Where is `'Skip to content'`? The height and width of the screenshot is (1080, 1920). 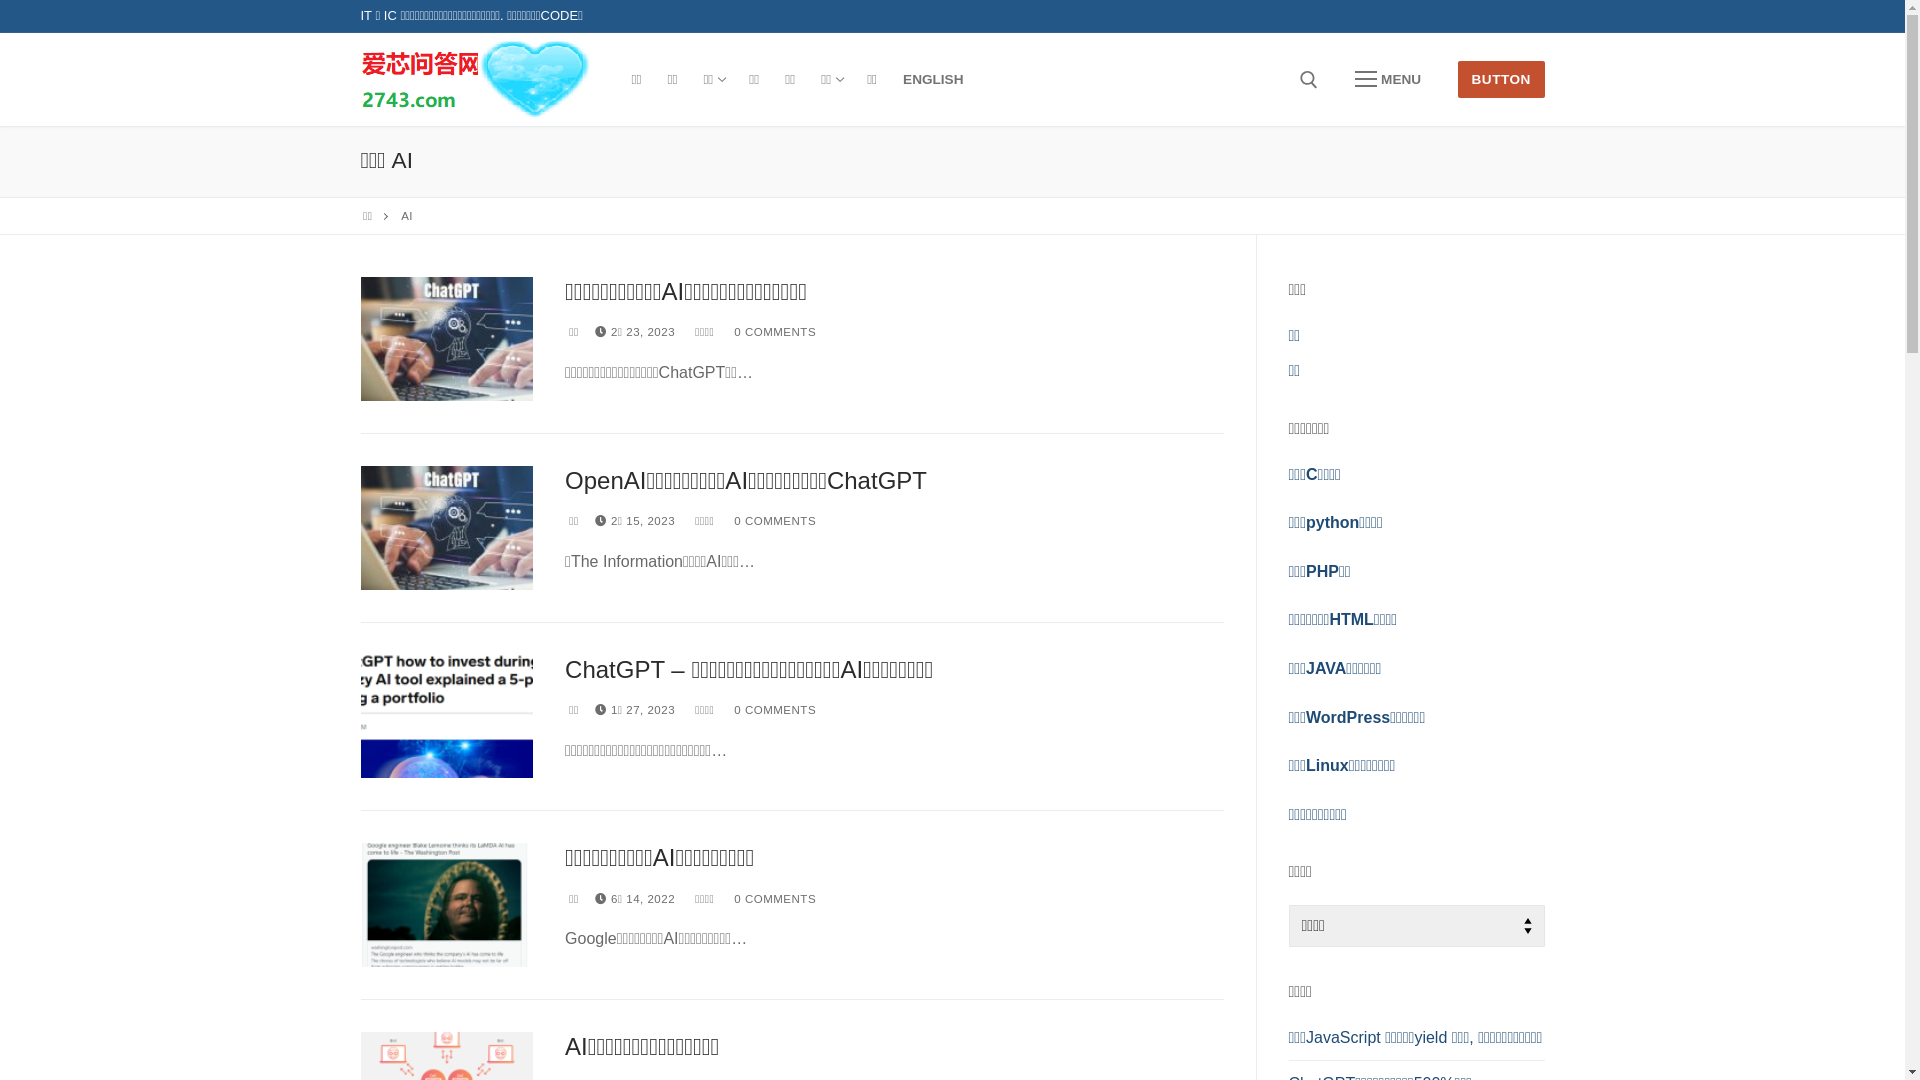
'Skip to content' is located at coordinates (0, 0).